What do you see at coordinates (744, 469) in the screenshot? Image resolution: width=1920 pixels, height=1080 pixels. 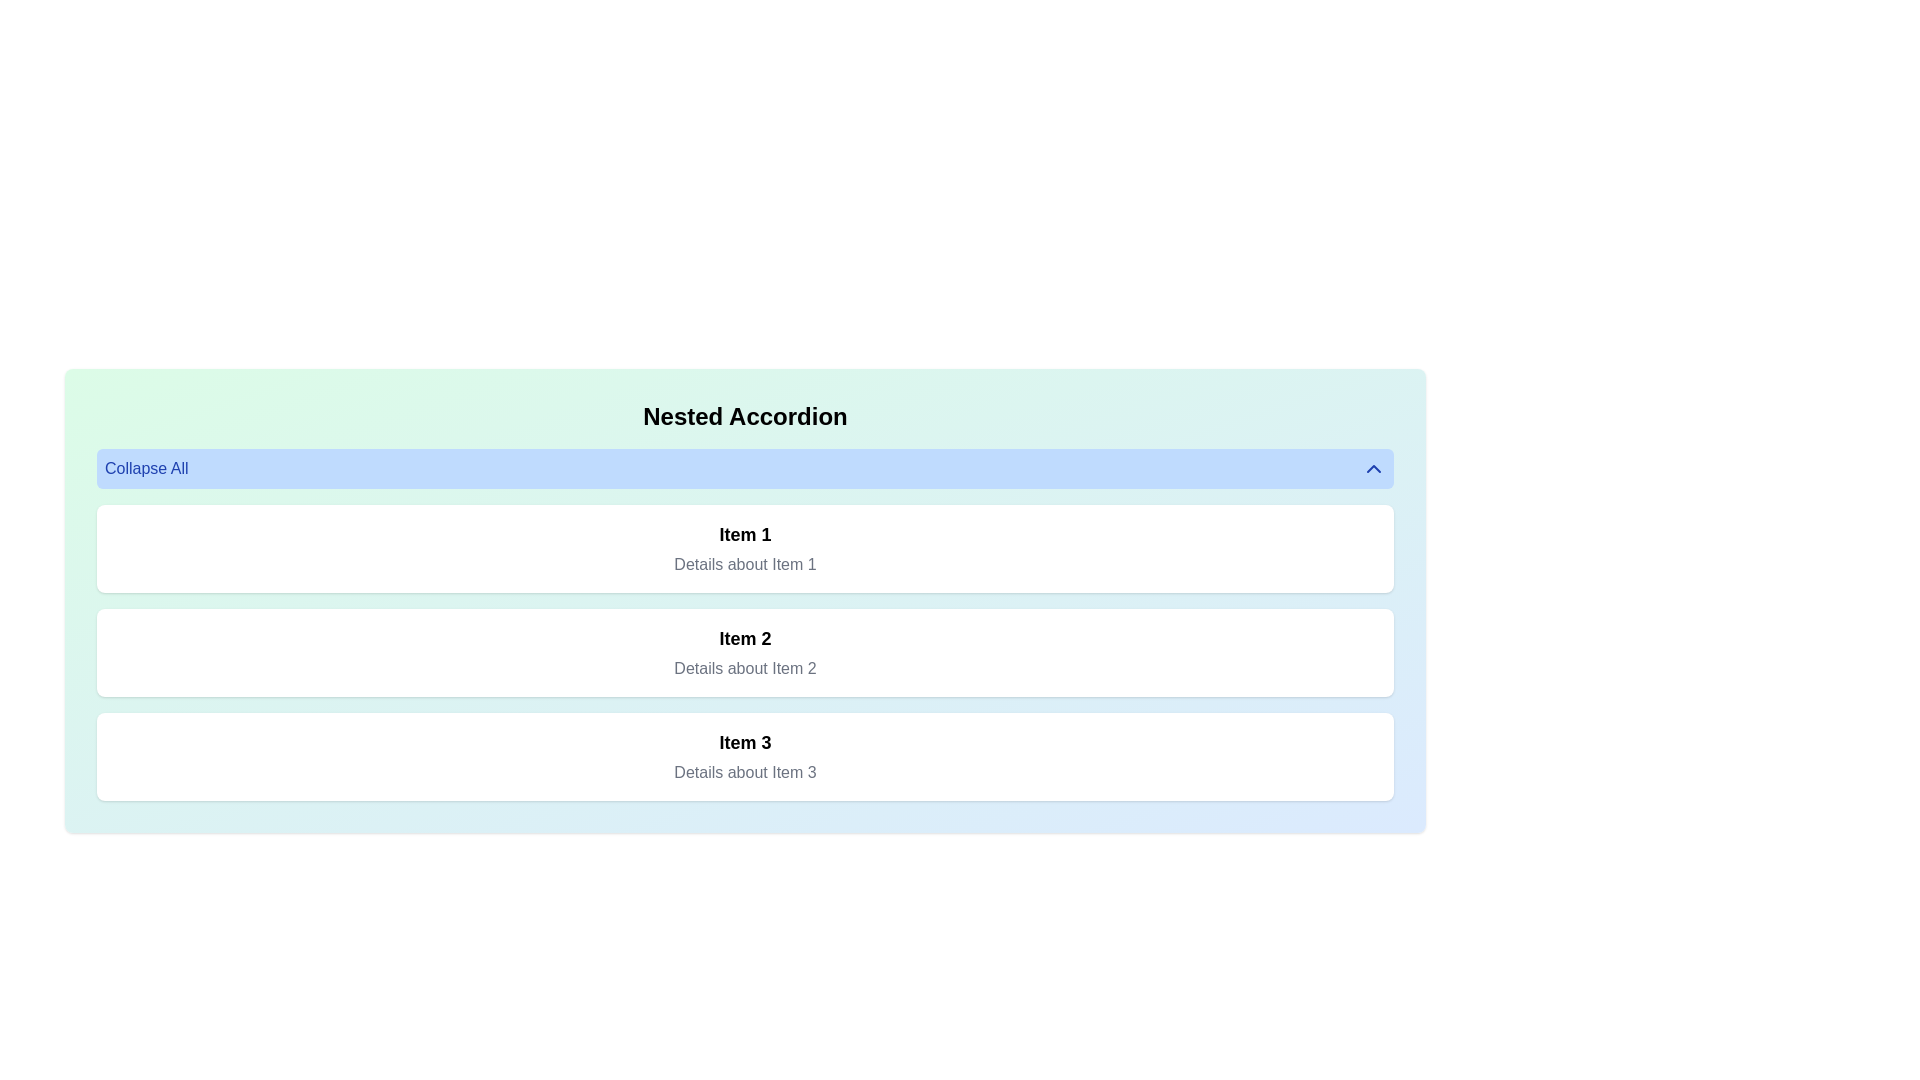 I see `the 'Collapse All' button to toggle the state of the accordion` at bounding box center [744, 469].